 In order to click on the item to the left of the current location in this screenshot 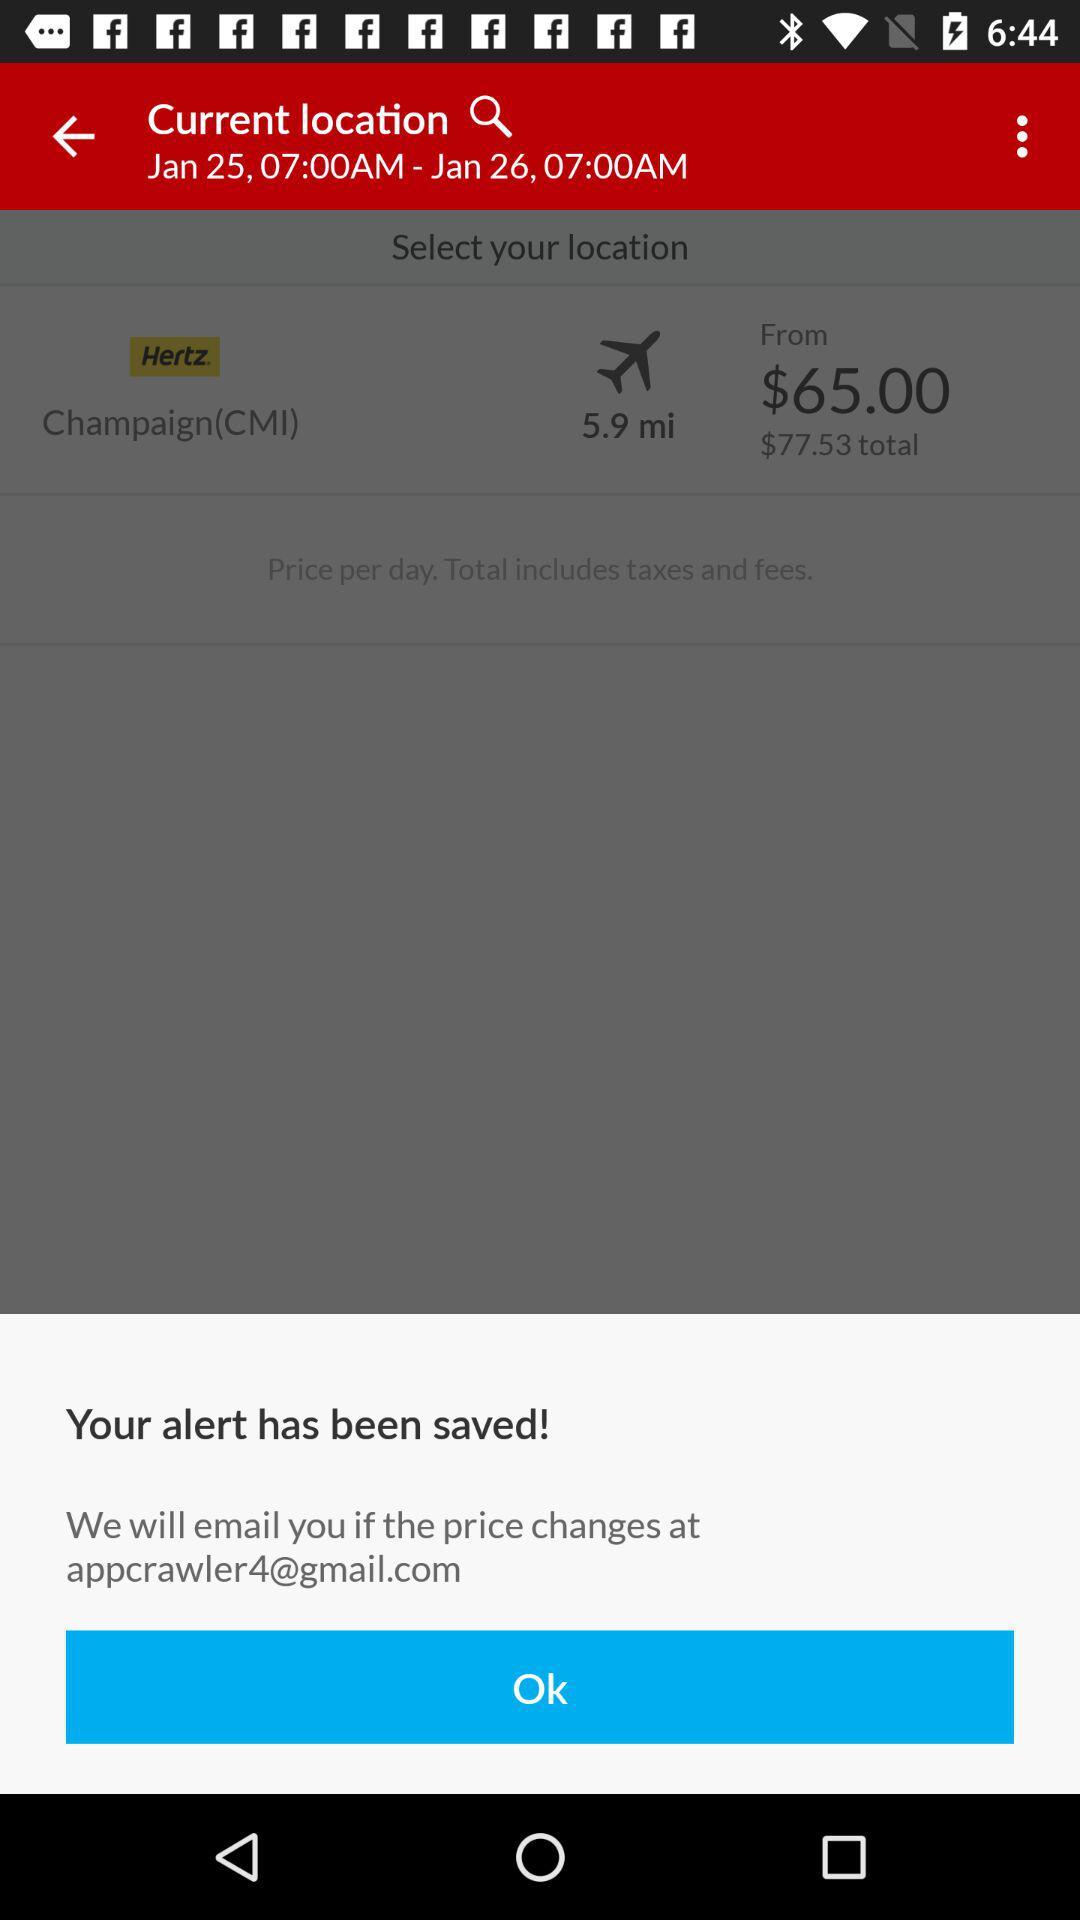, I will do `click(72, 135)`.